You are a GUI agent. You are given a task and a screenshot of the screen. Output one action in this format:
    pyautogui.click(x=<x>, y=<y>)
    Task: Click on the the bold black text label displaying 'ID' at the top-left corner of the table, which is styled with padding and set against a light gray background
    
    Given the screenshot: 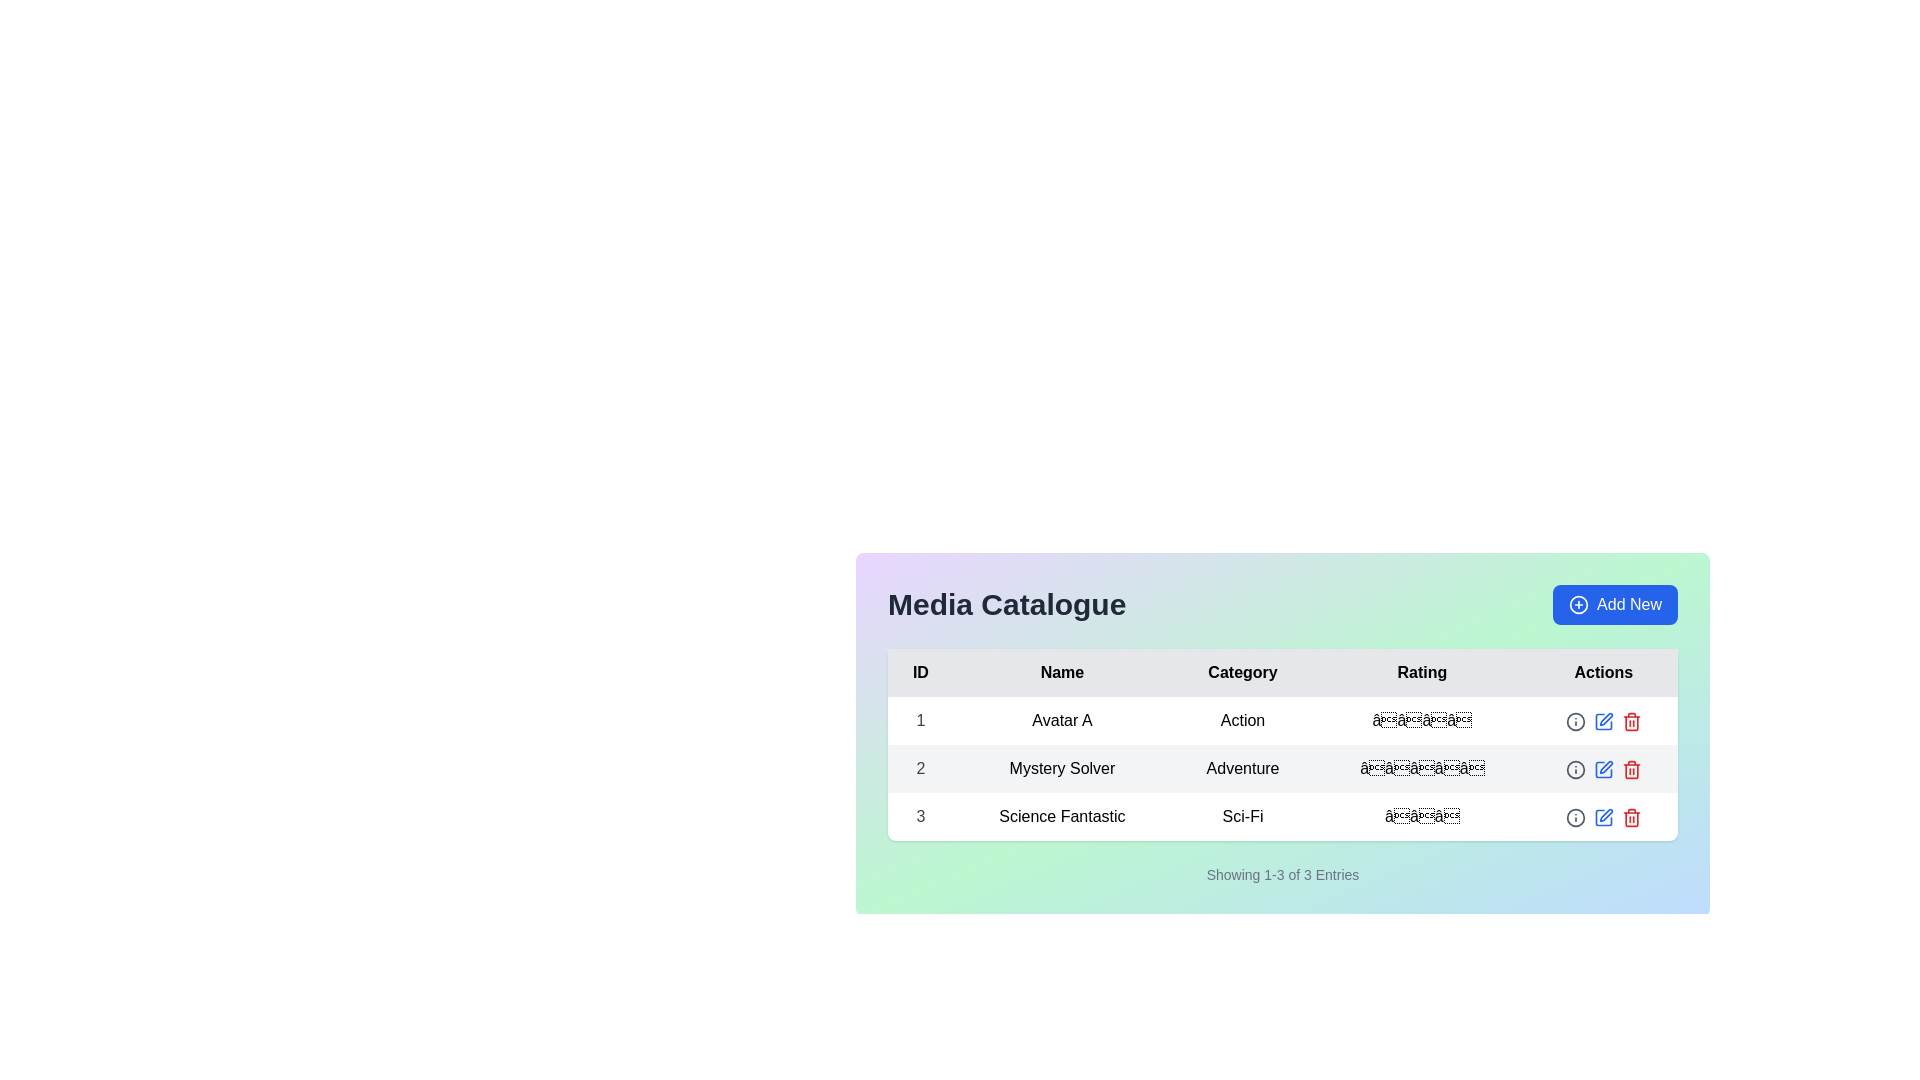 What is the action you would take?
    pyautogui.click(x=920, y=672)
    